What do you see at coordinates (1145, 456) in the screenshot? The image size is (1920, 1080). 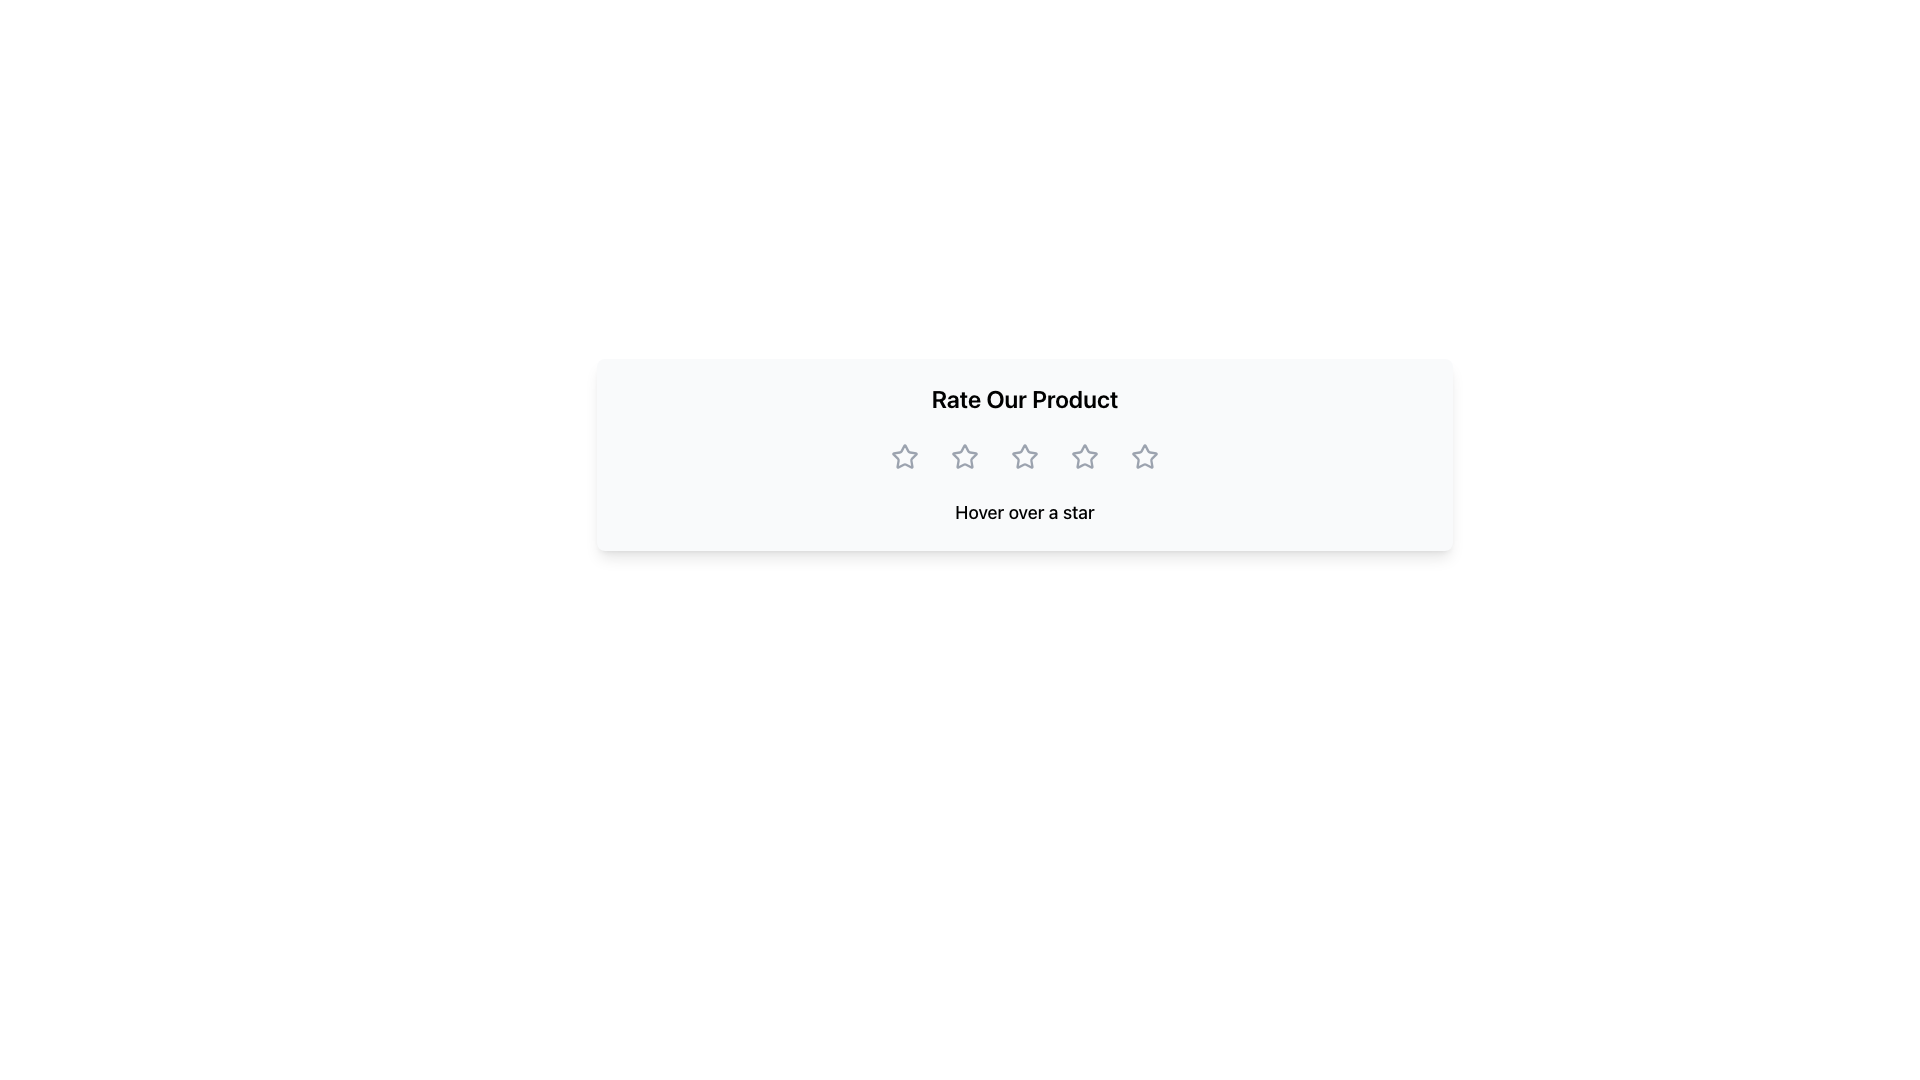 I see `keyboard navigation` at bounding box center [1145, 456].